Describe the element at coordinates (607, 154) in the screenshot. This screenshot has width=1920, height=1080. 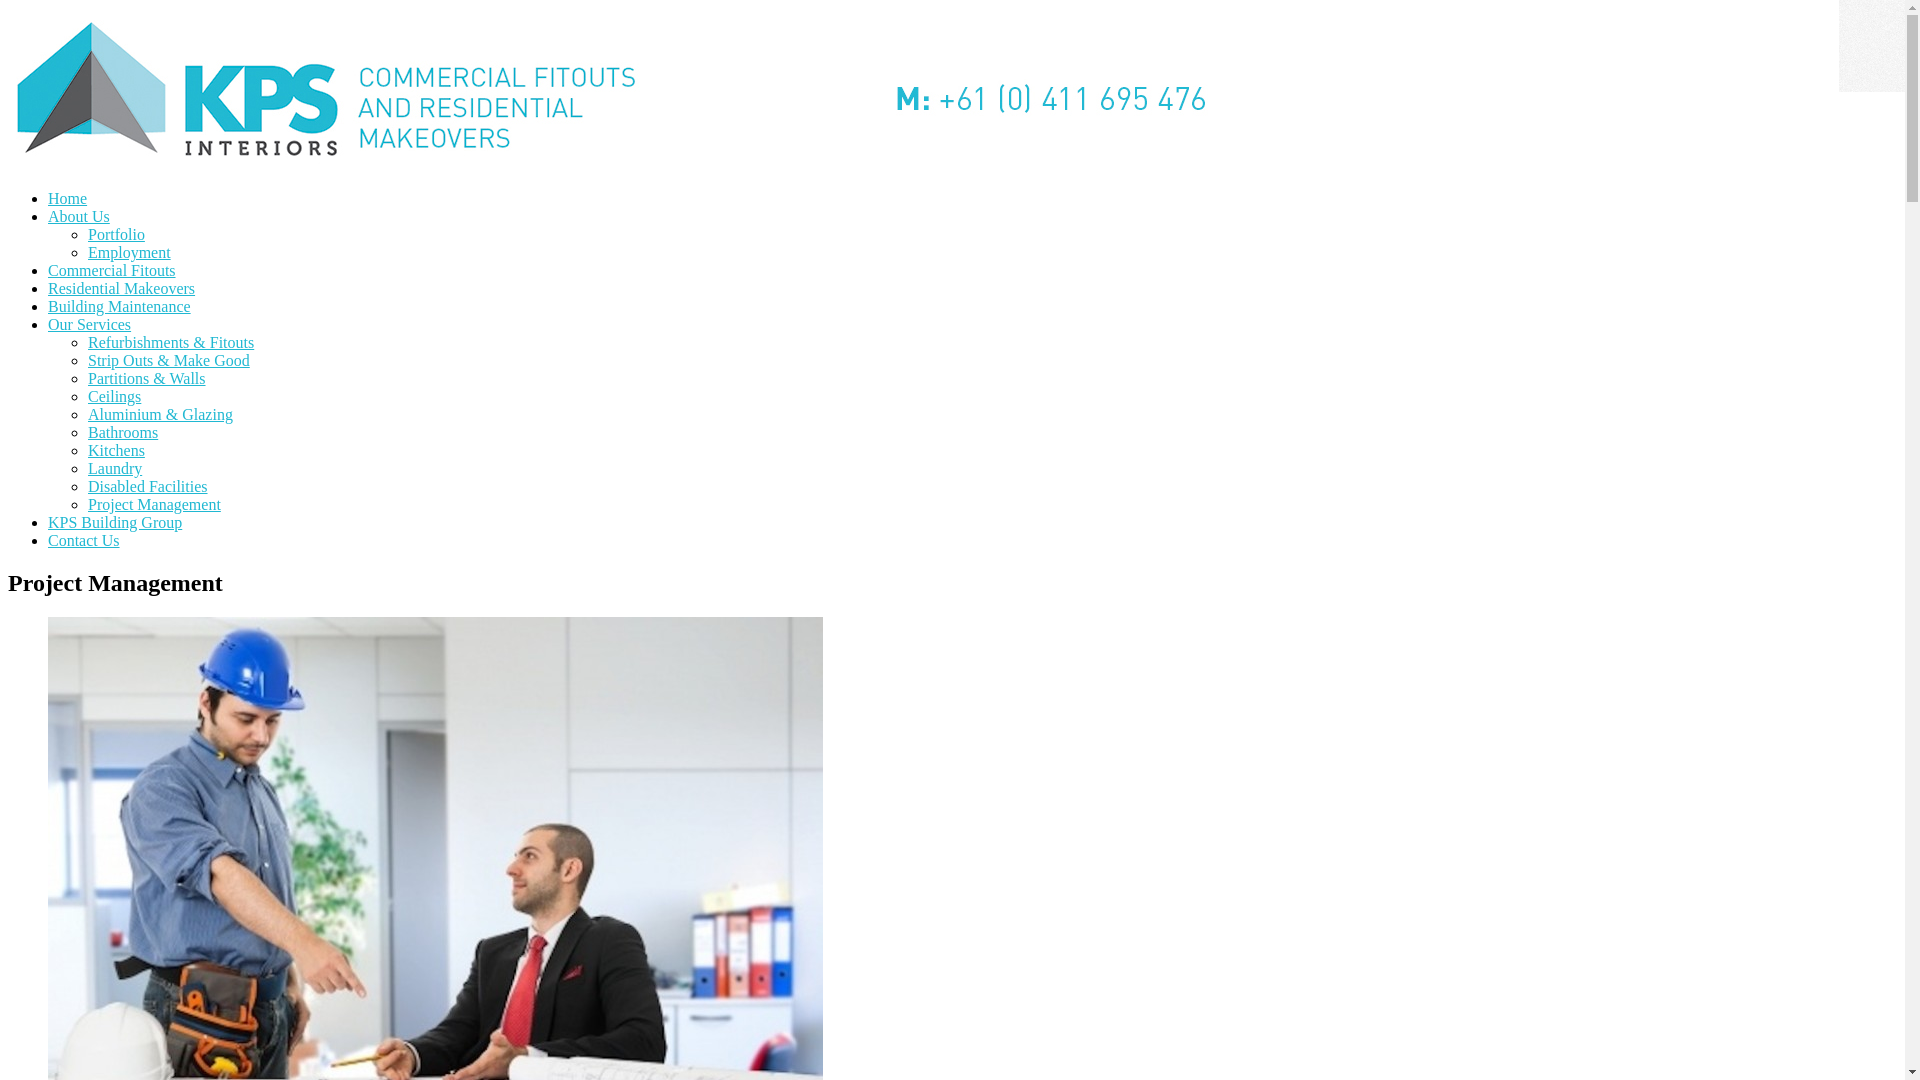
I see `'KPS Interiors'` at that location.